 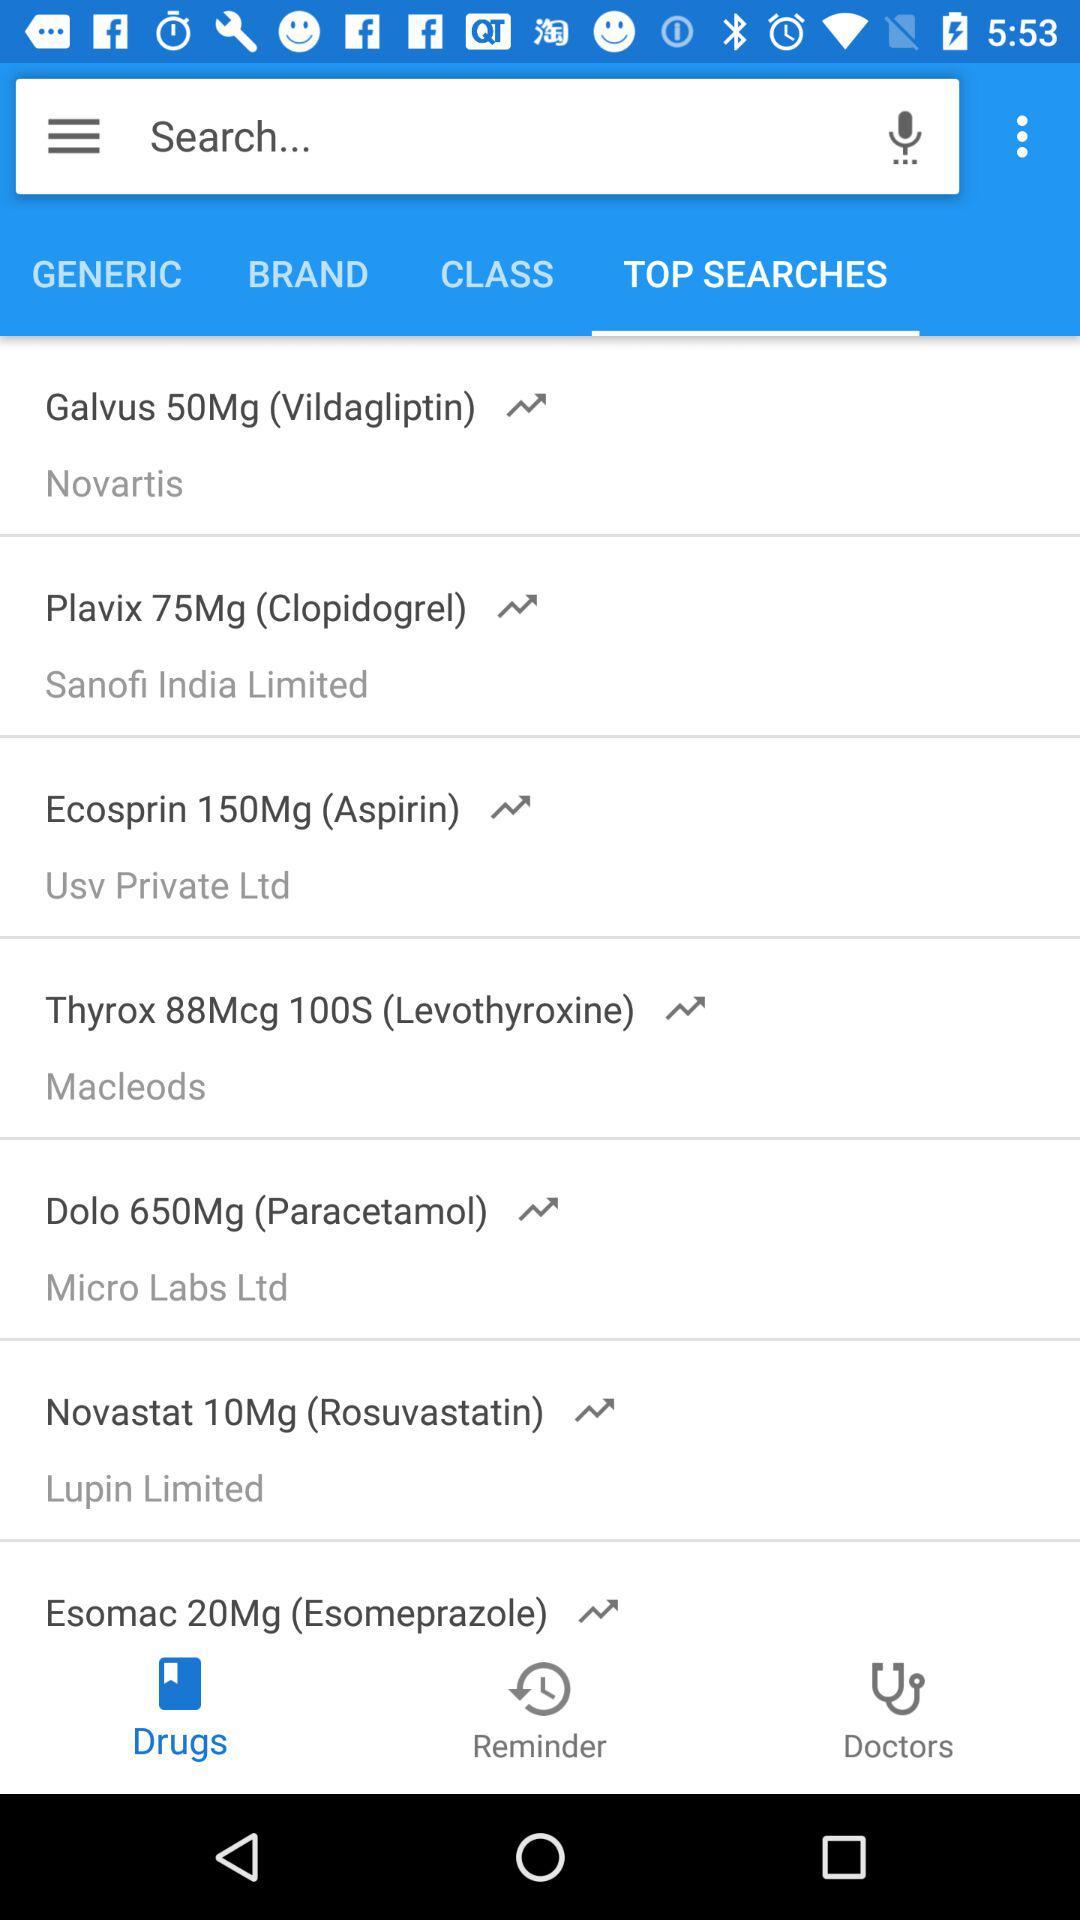 What do you see at coordinates (72, 135) in the screenshot?
I see `item to the left of search... icon` at bounding box center [72, 135].